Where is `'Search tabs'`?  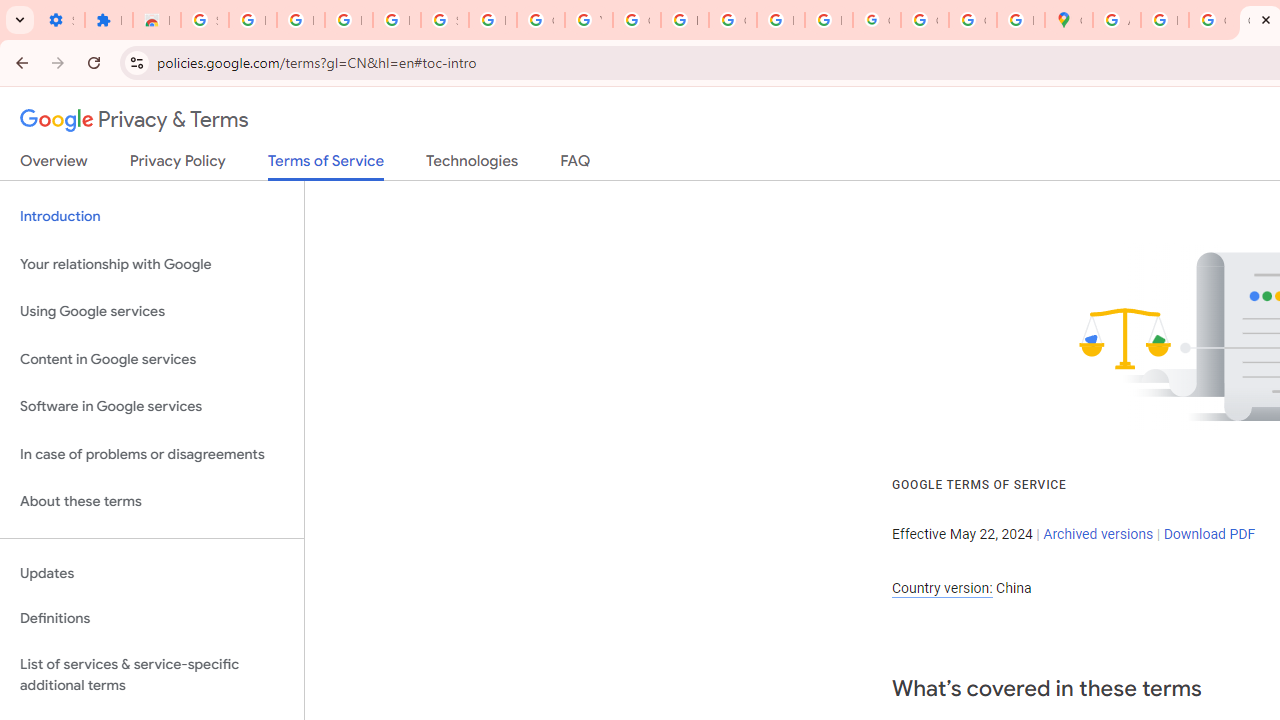
'Search tabs' is located at coordinates (20, 20).